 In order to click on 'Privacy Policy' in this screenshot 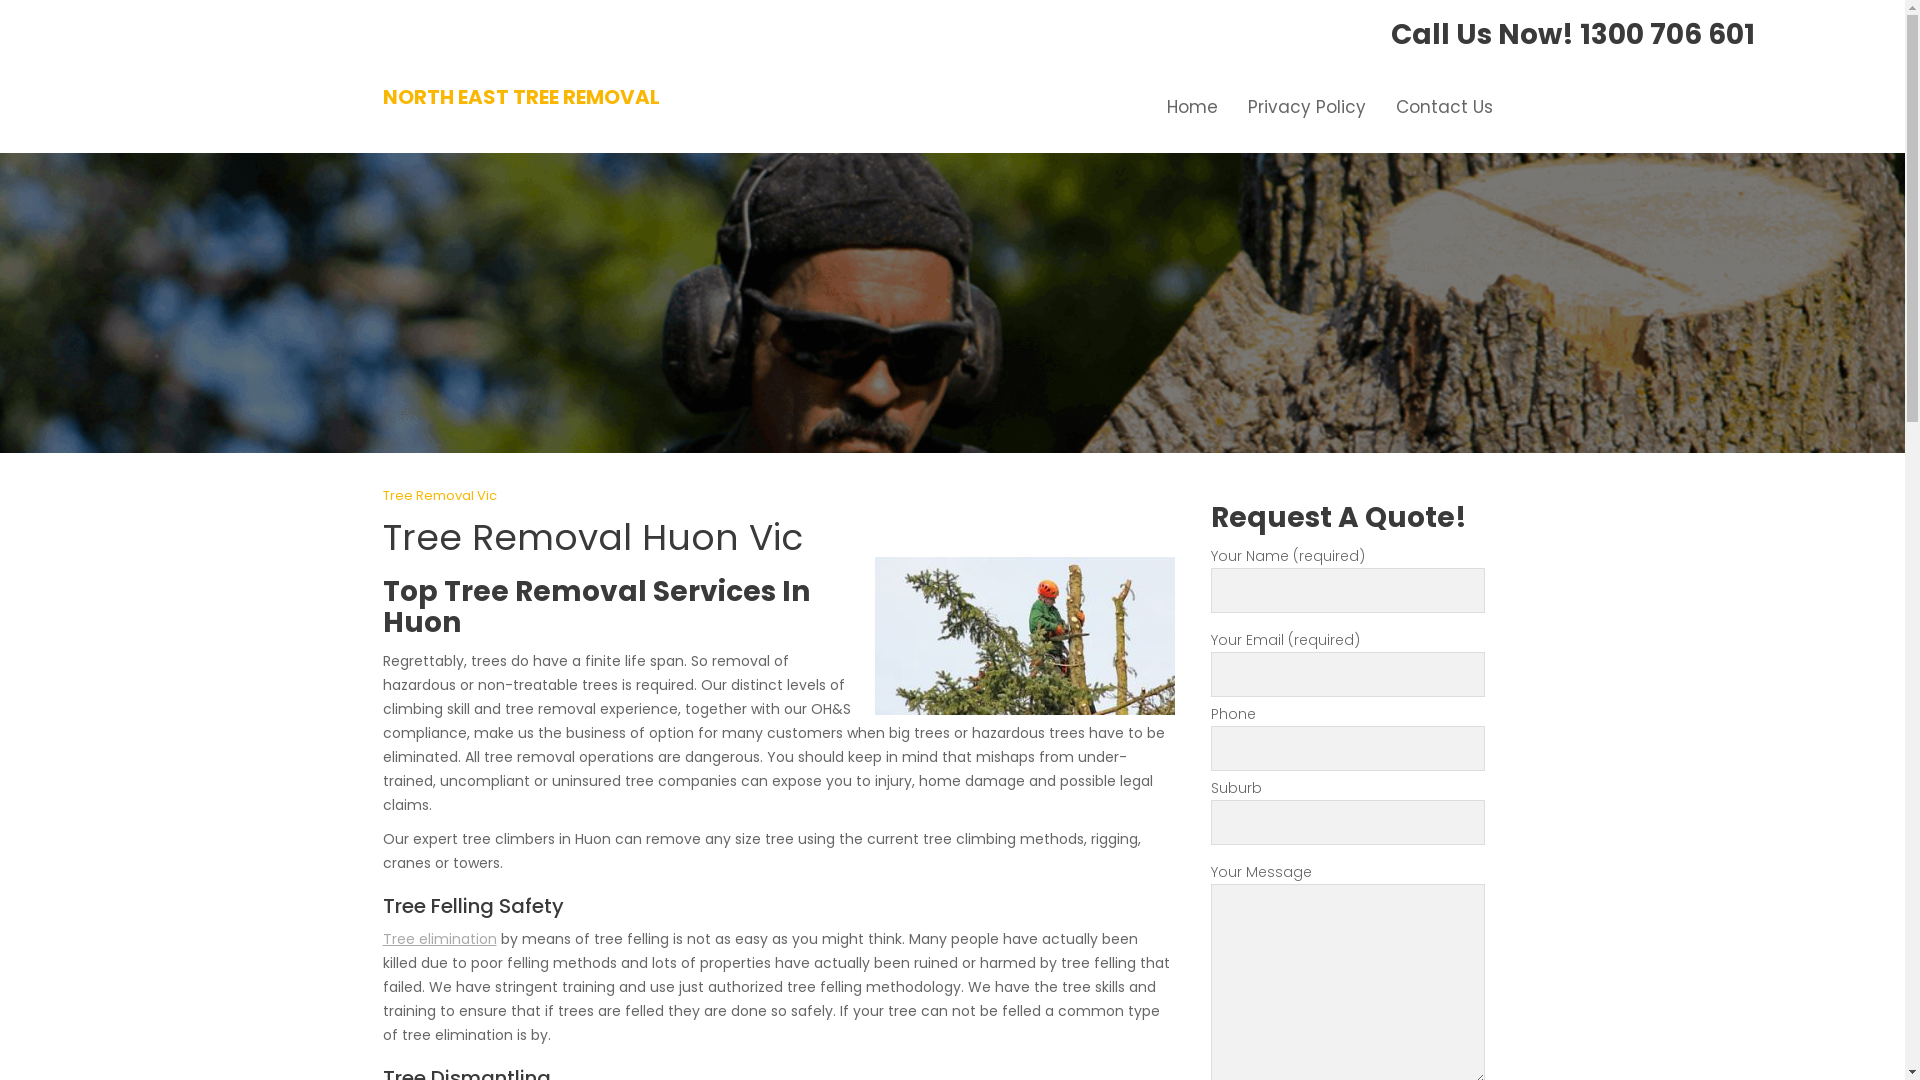, I will do `click(1305, 107)`.